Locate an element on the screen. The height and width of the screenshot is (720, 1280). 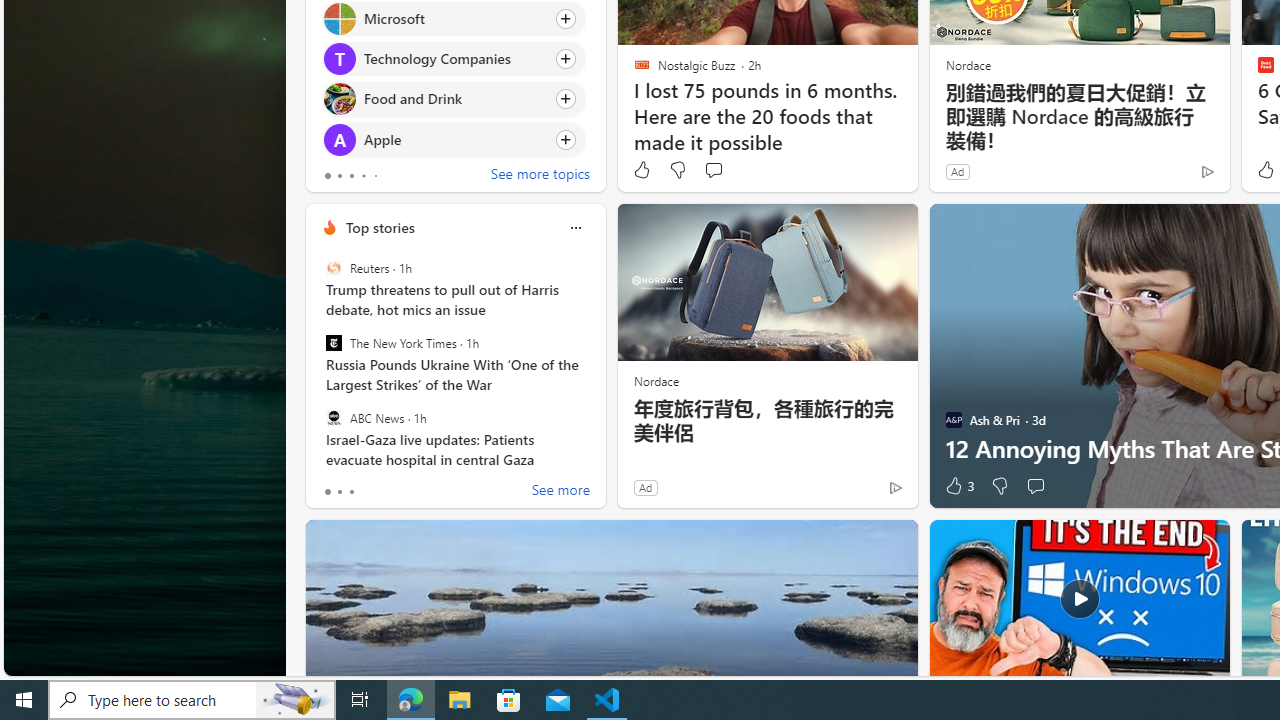
'Reuters' is located at coordinates (333, 267).